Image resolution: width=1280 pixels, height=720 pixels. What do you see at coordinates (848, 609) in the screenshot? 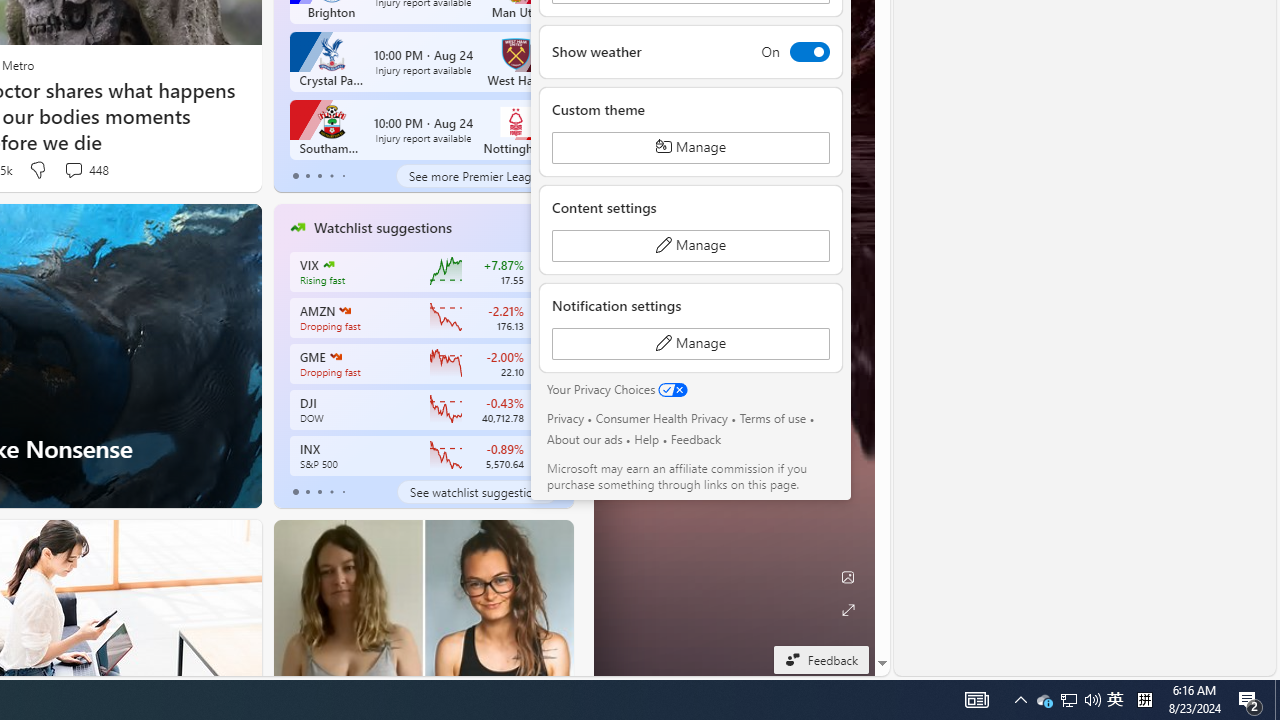
I see `'Expand background'` at bounding box center [848, 609].